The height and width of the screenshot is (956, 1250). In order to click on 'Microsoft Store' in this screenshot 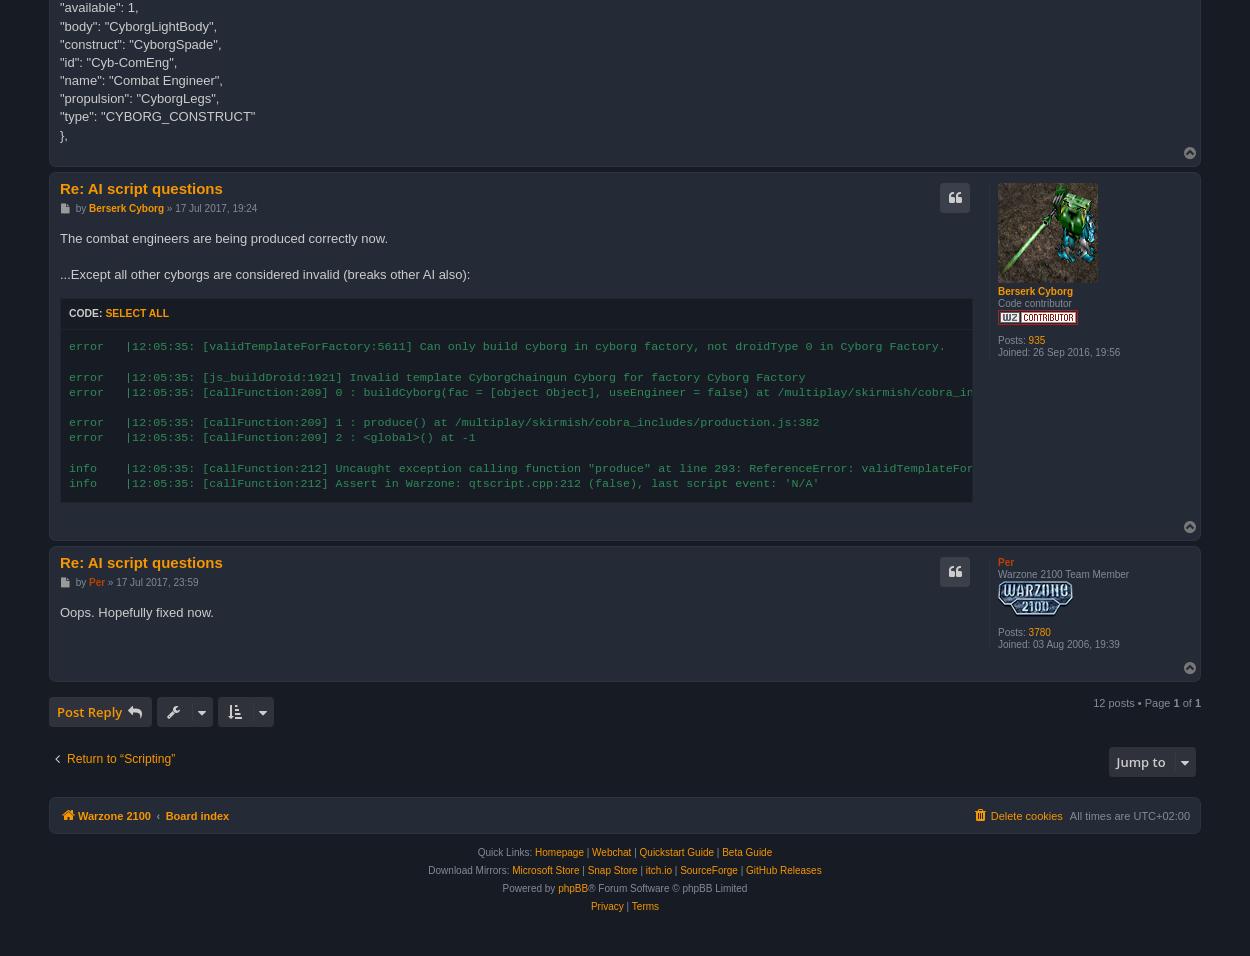, I will do `click(545, 870)`.